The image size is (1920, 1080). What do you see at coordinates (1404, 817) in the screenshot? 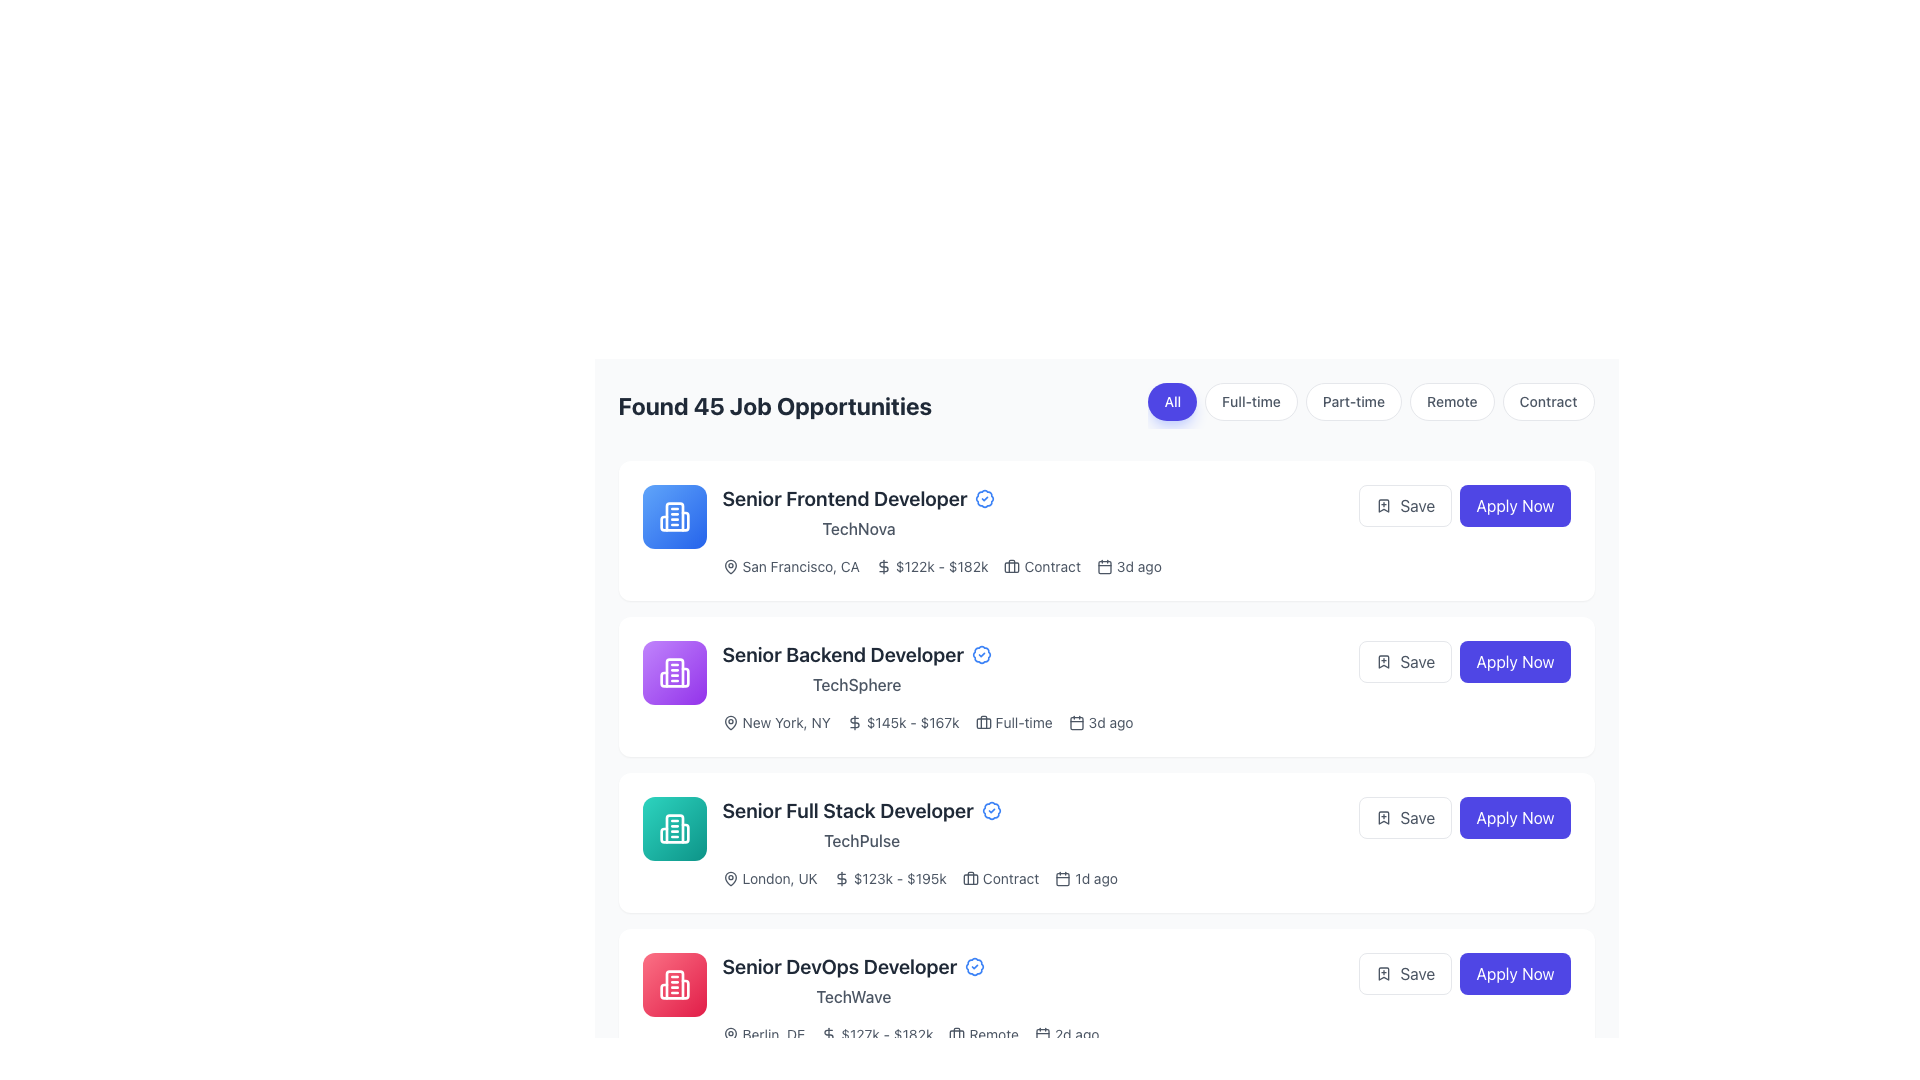
I see `the first button in the row of two, which serves to save or bookmark a job listing, located in the third job listing from the top` at bounding box center [1404, 817].